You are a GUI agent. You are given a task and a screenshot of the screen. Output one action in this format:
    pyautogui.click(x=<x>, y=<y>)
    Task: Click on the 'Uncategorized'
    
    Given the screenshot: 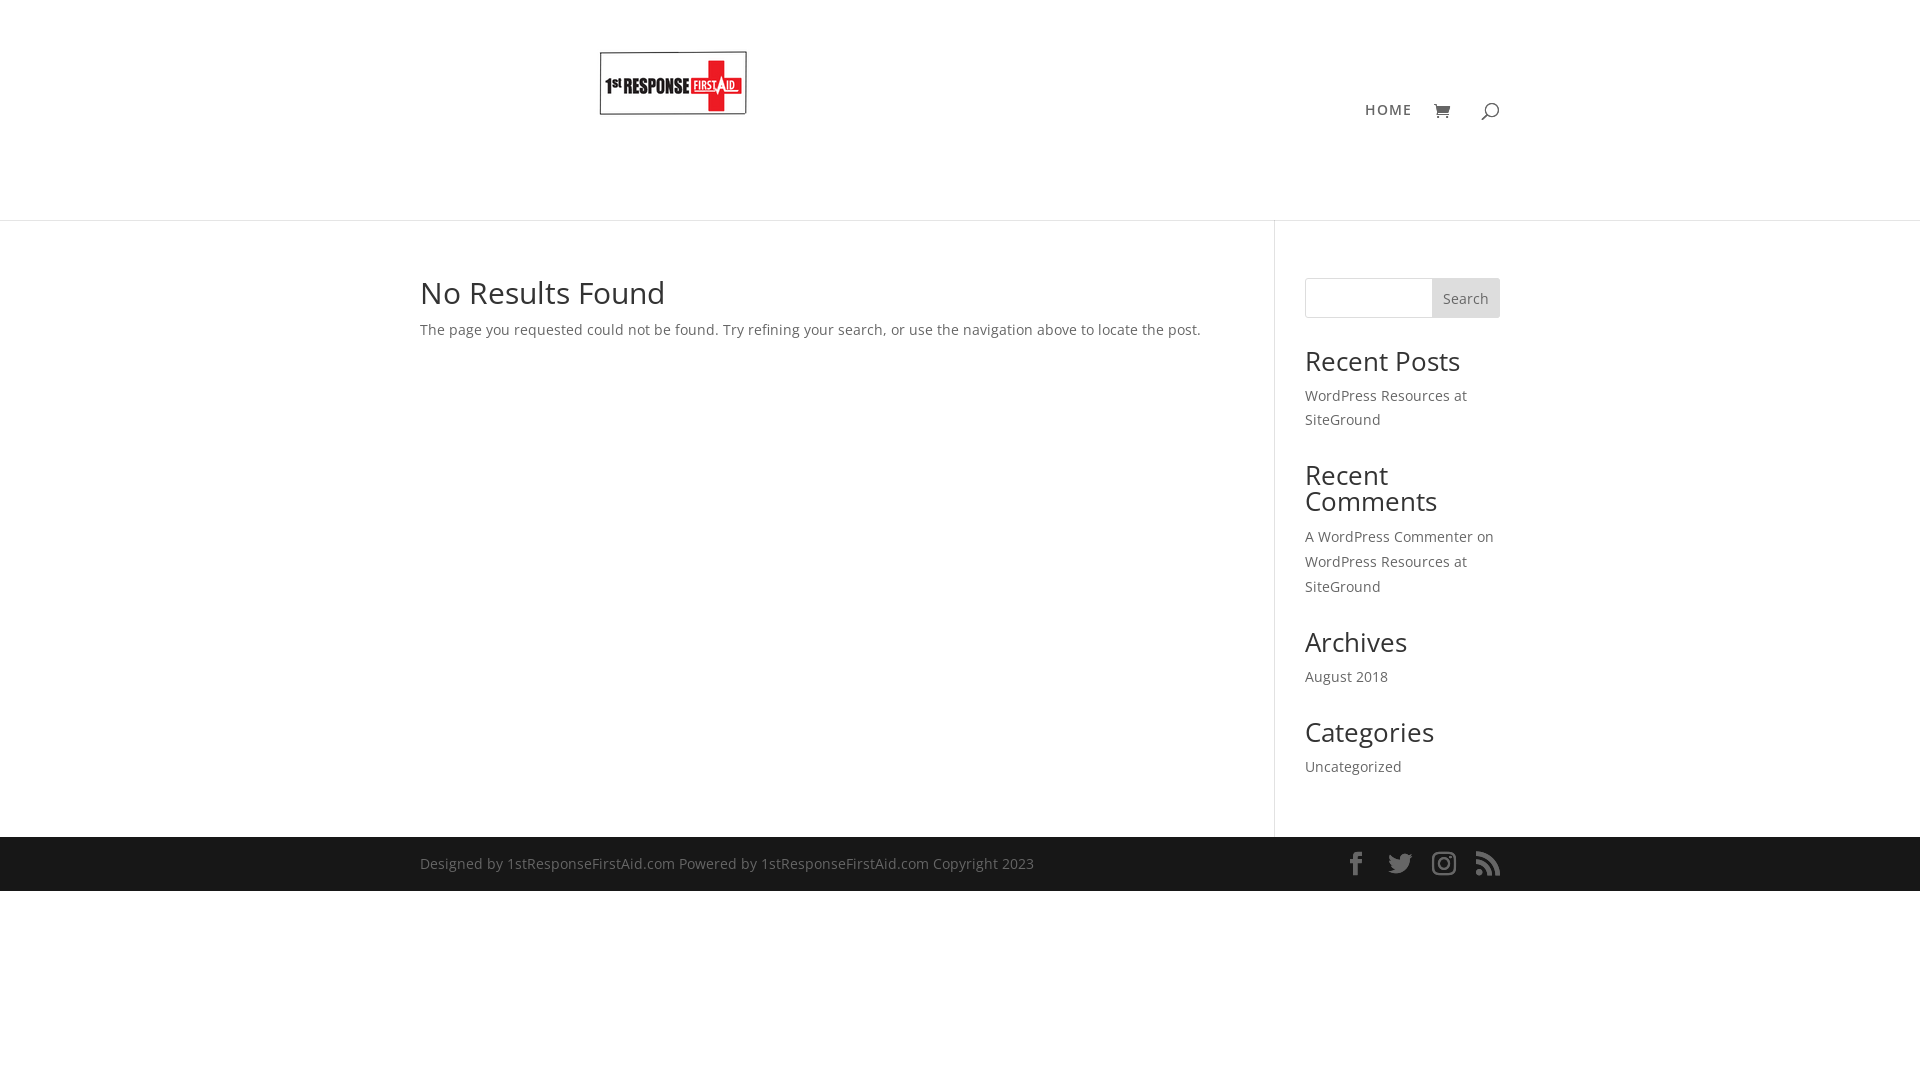 What is the action you would take?
    pyautogui.click(x=1305, y=765)
    